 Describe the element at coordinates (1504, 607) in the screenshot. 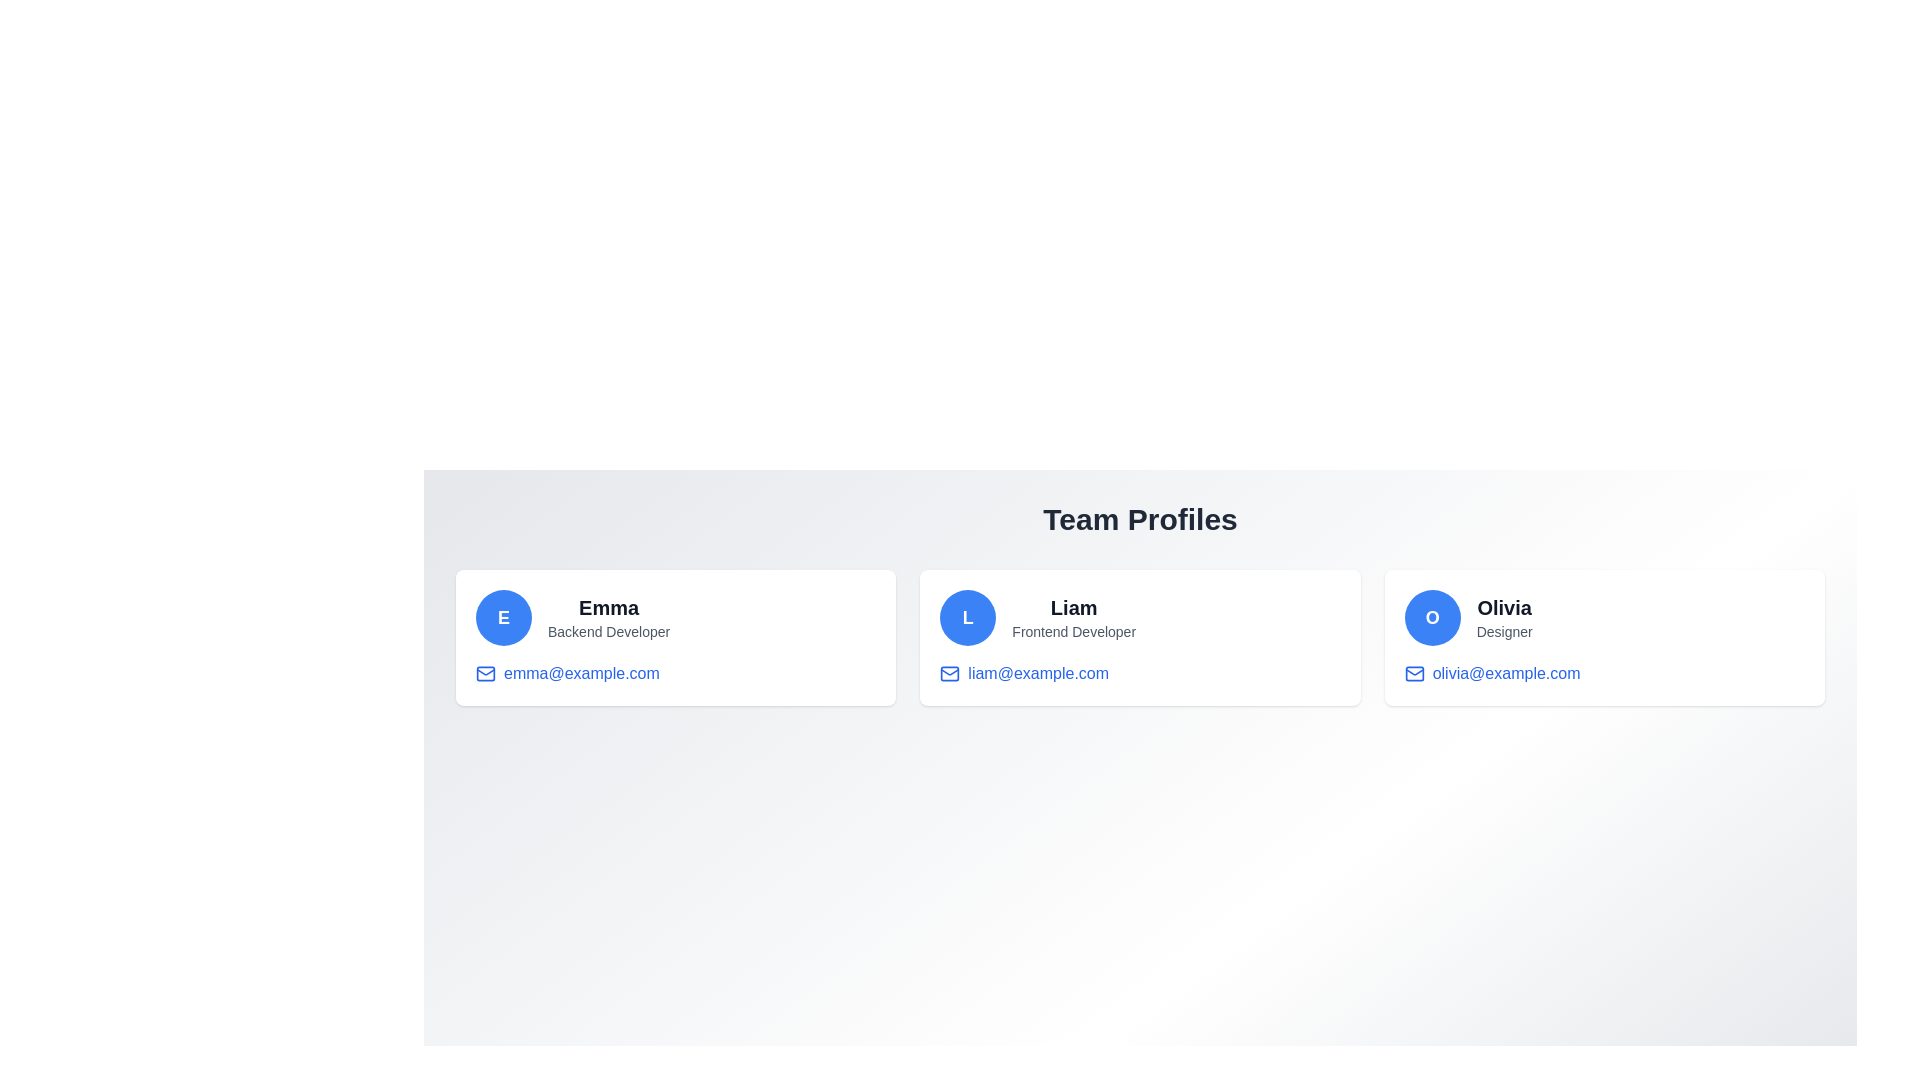

I see `the 'Olivia' text label in the third card of the 'Team Profiles' section to interact with the profile identifier` at that location.